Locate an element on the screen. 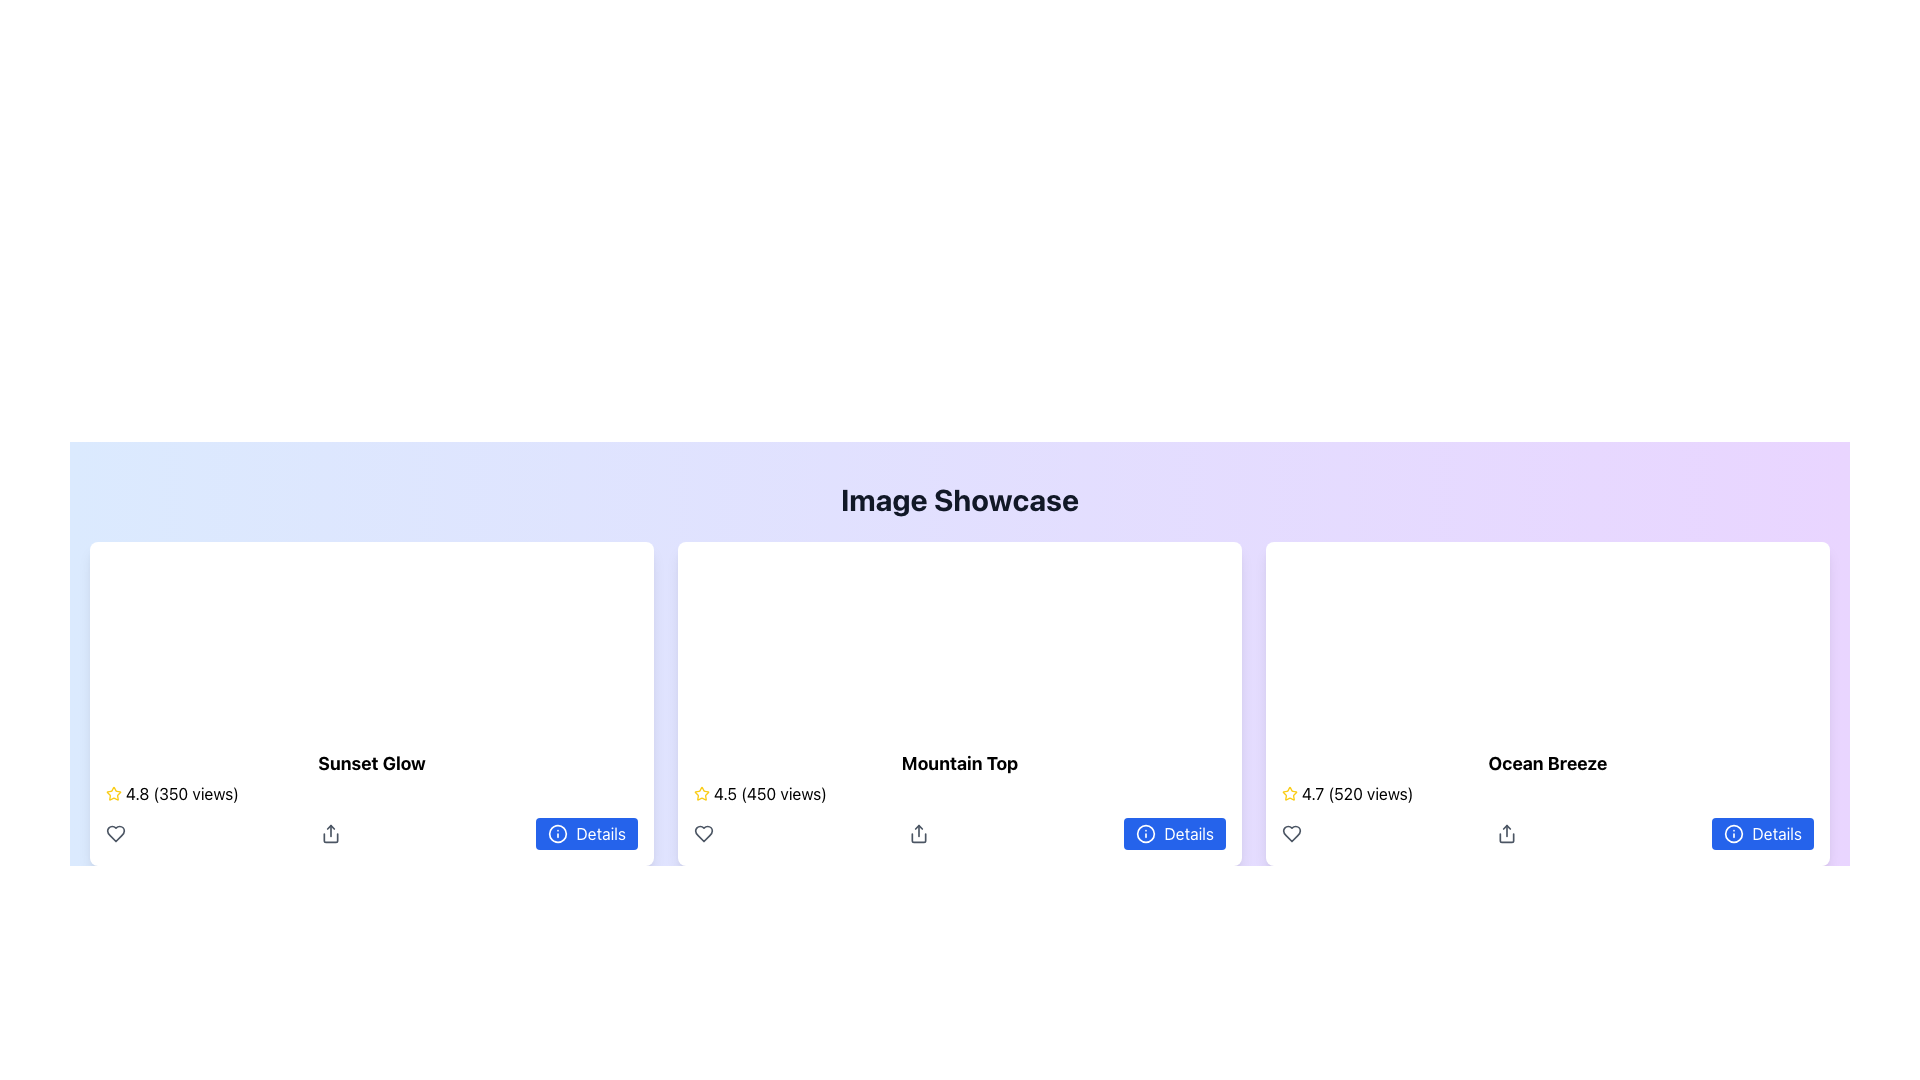  the star rating icon representing 4.5 stars located beneath the 'Mountain Top' image card as the first icon in the rating set is located at coordinates (701, 793).